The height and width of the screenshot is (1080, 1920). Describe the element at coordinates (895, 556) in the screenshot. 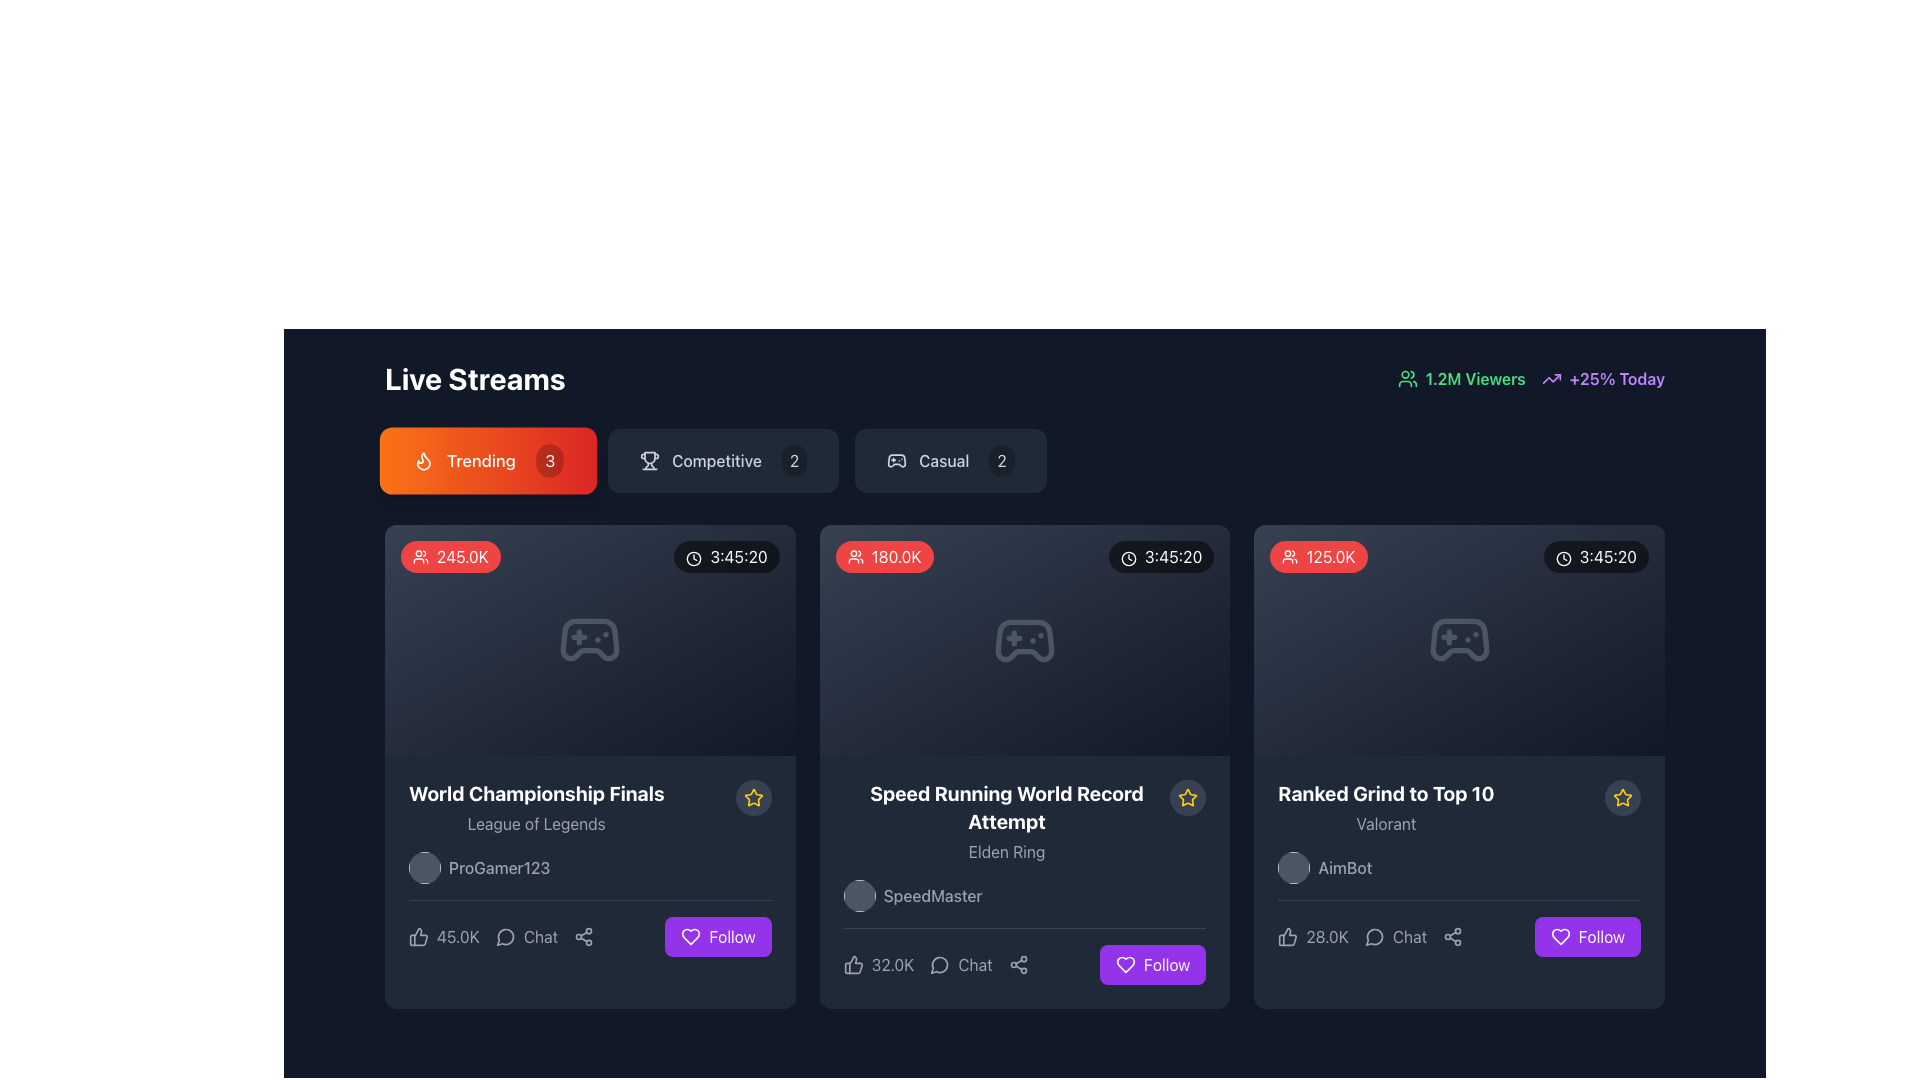

I see `the viewership count displayed as '180.0K' within the badge in the second content card, located near the top-left corner` at that location.